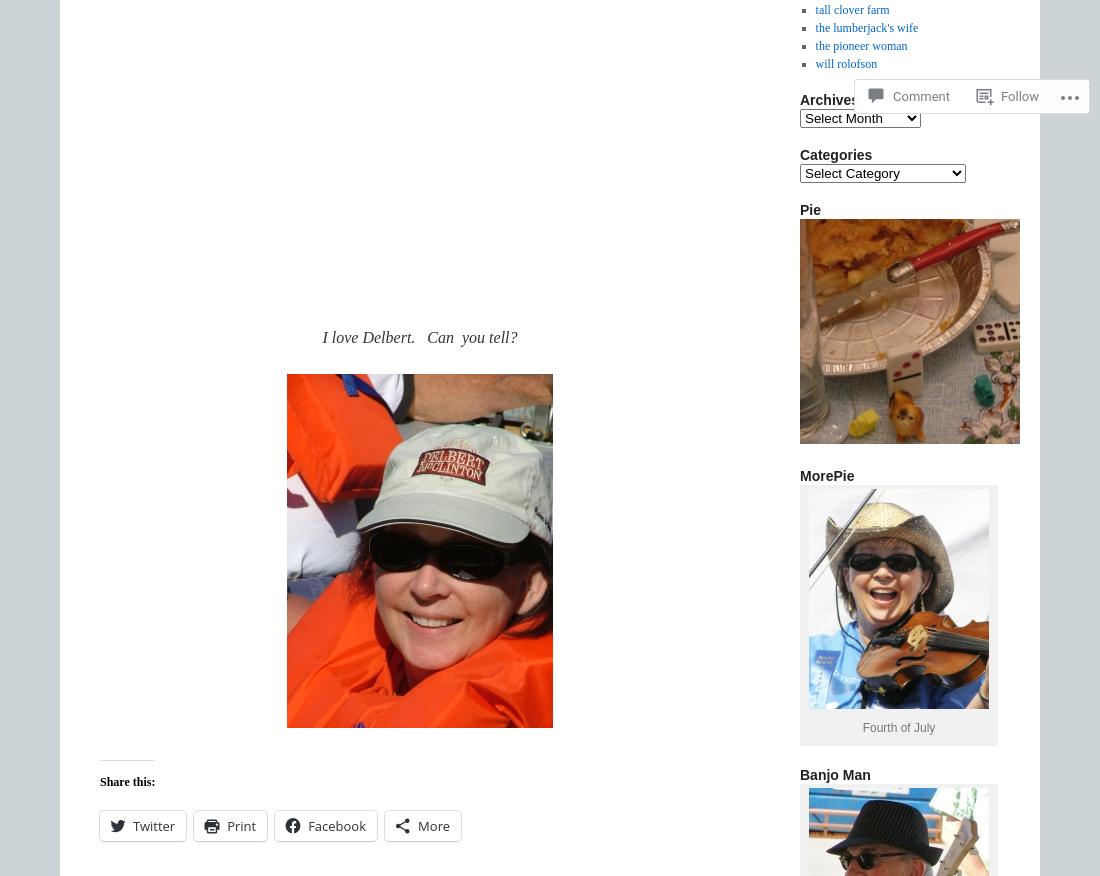 The image size is (1100, 876). I want to click on 'Fourth of July', so click(898, 728).